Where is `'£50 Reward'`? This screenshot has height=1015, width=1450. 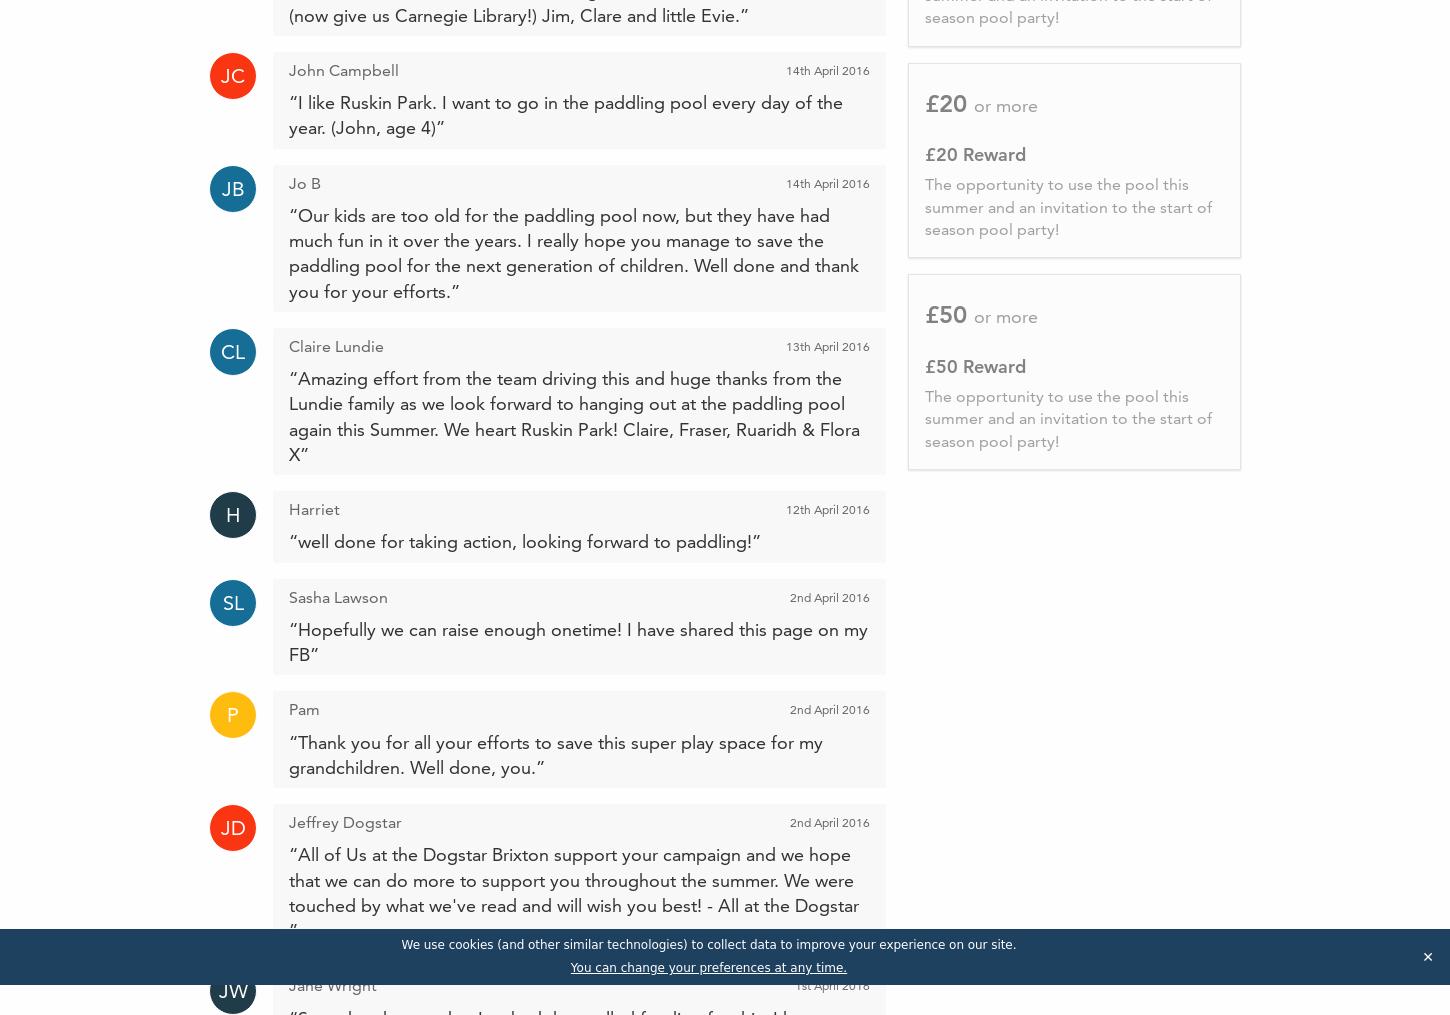
'£50 Reward' is located at coordinates (974, 365).